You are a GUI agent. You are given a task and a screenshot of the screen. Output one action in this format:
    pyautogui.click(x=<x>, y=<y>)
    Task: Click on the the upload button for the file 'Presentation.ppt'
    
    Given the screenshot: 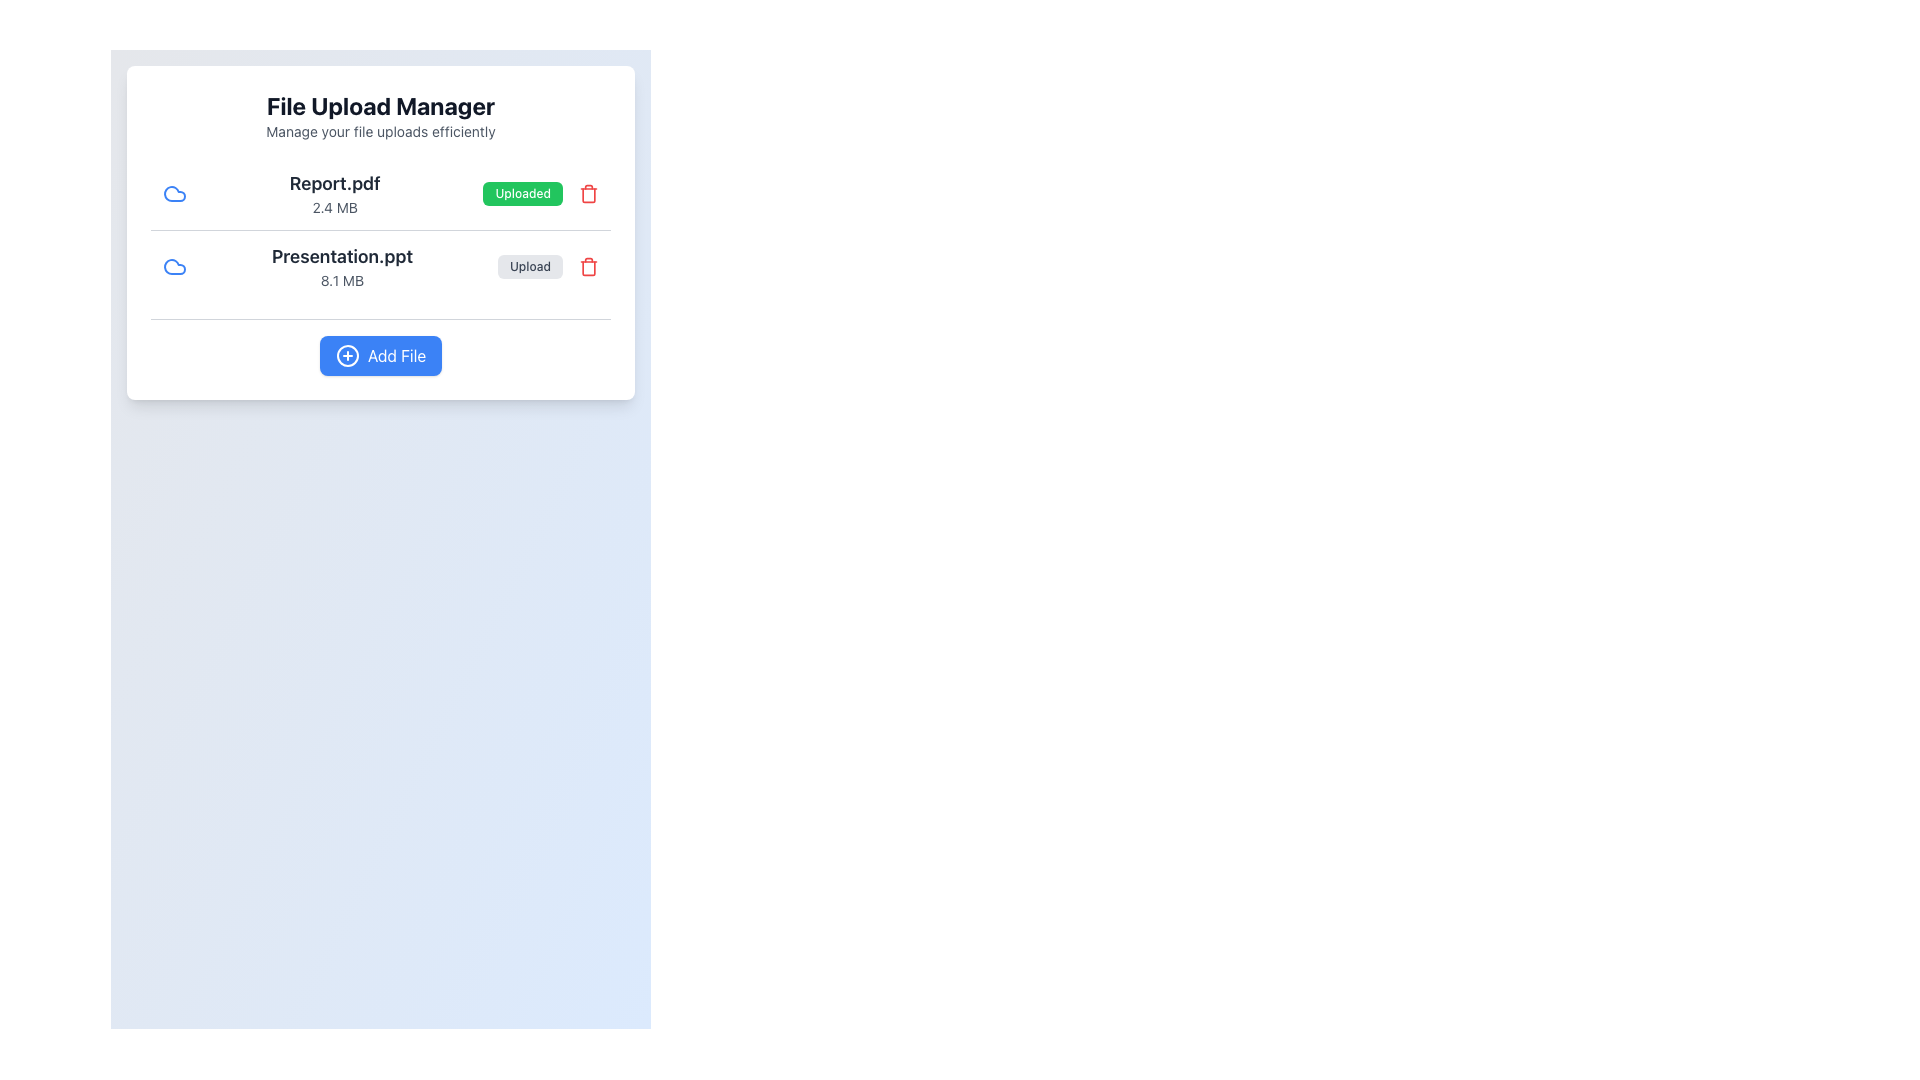 What is the action you would take?
    pyautogui.click(x=530, y=265)
    